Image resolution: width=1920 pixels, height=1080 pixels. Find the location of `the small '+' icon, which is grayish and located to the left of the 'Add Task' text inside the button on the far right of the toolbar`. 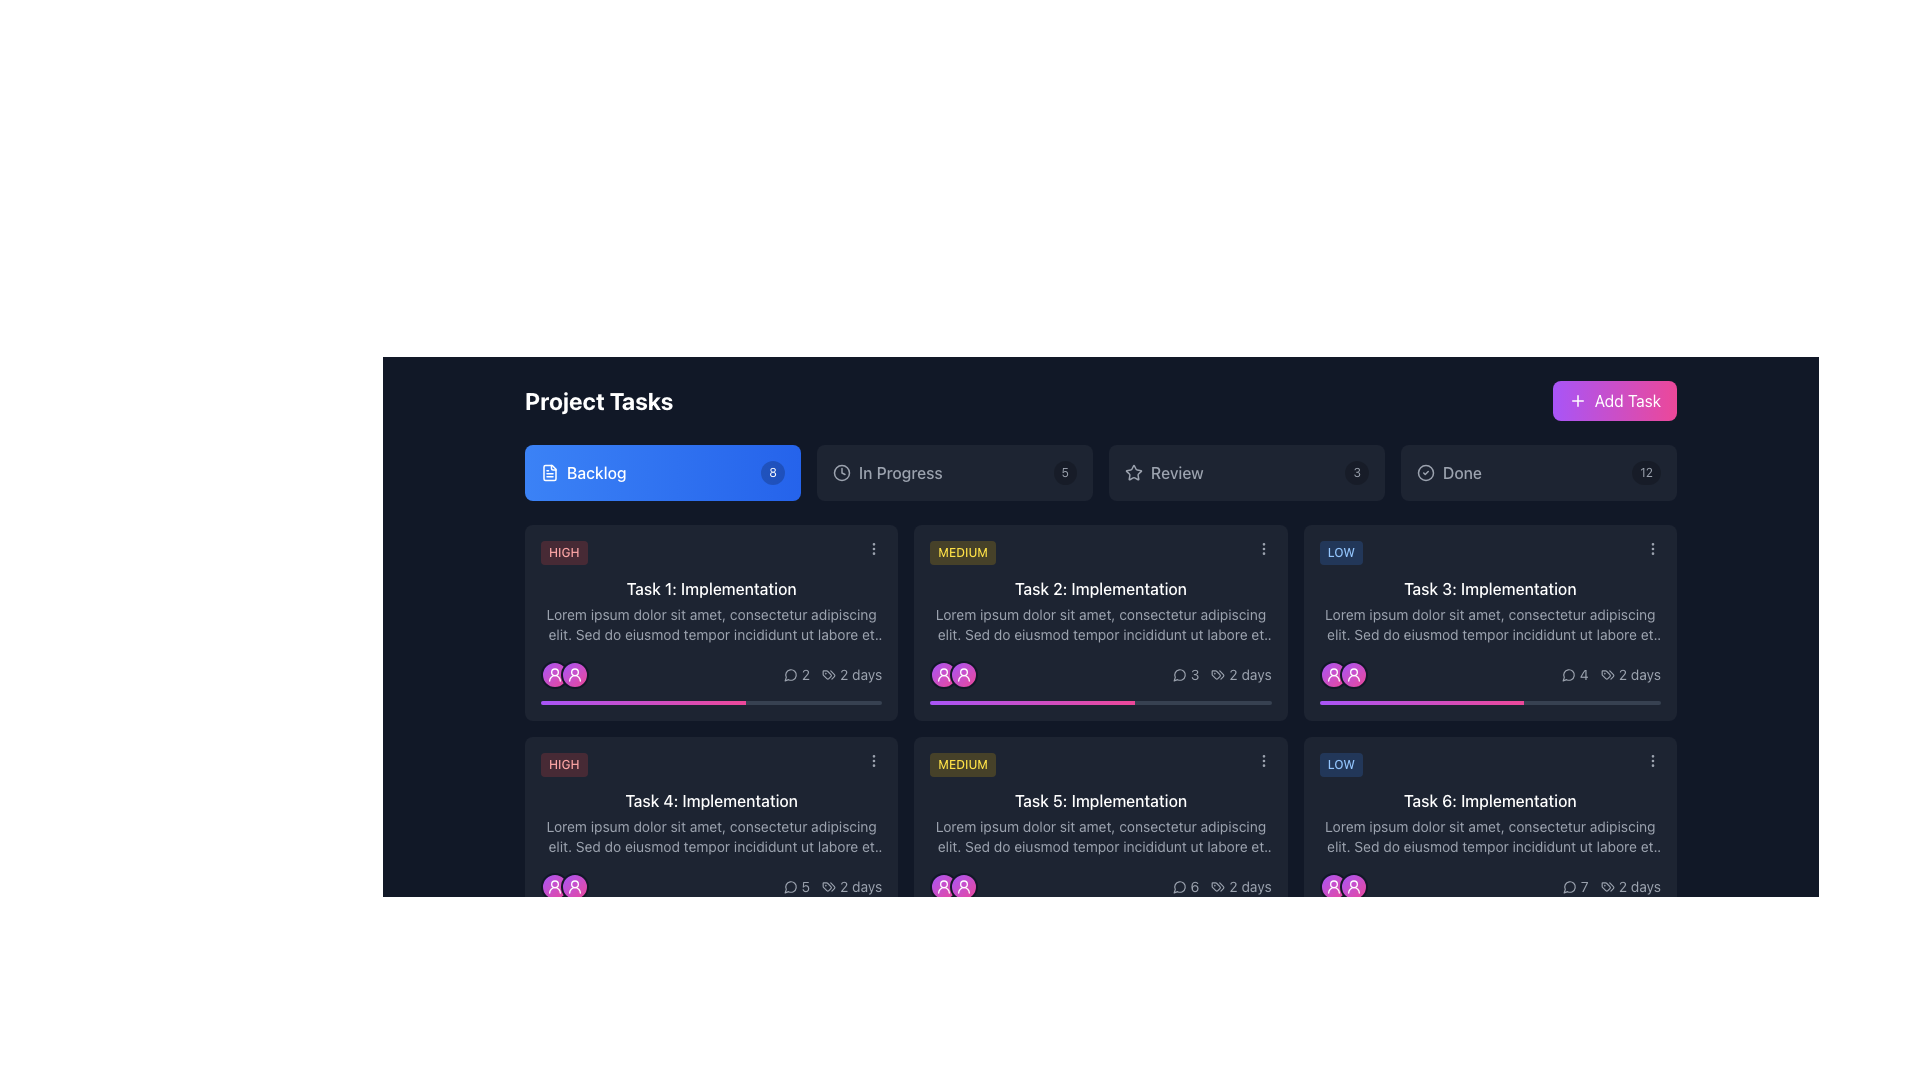

the small '+' icon, which is grayish and located to the left of the 'Add Task' text inside the button on the far right of the toolbar is located at coordinates (1576, 401).